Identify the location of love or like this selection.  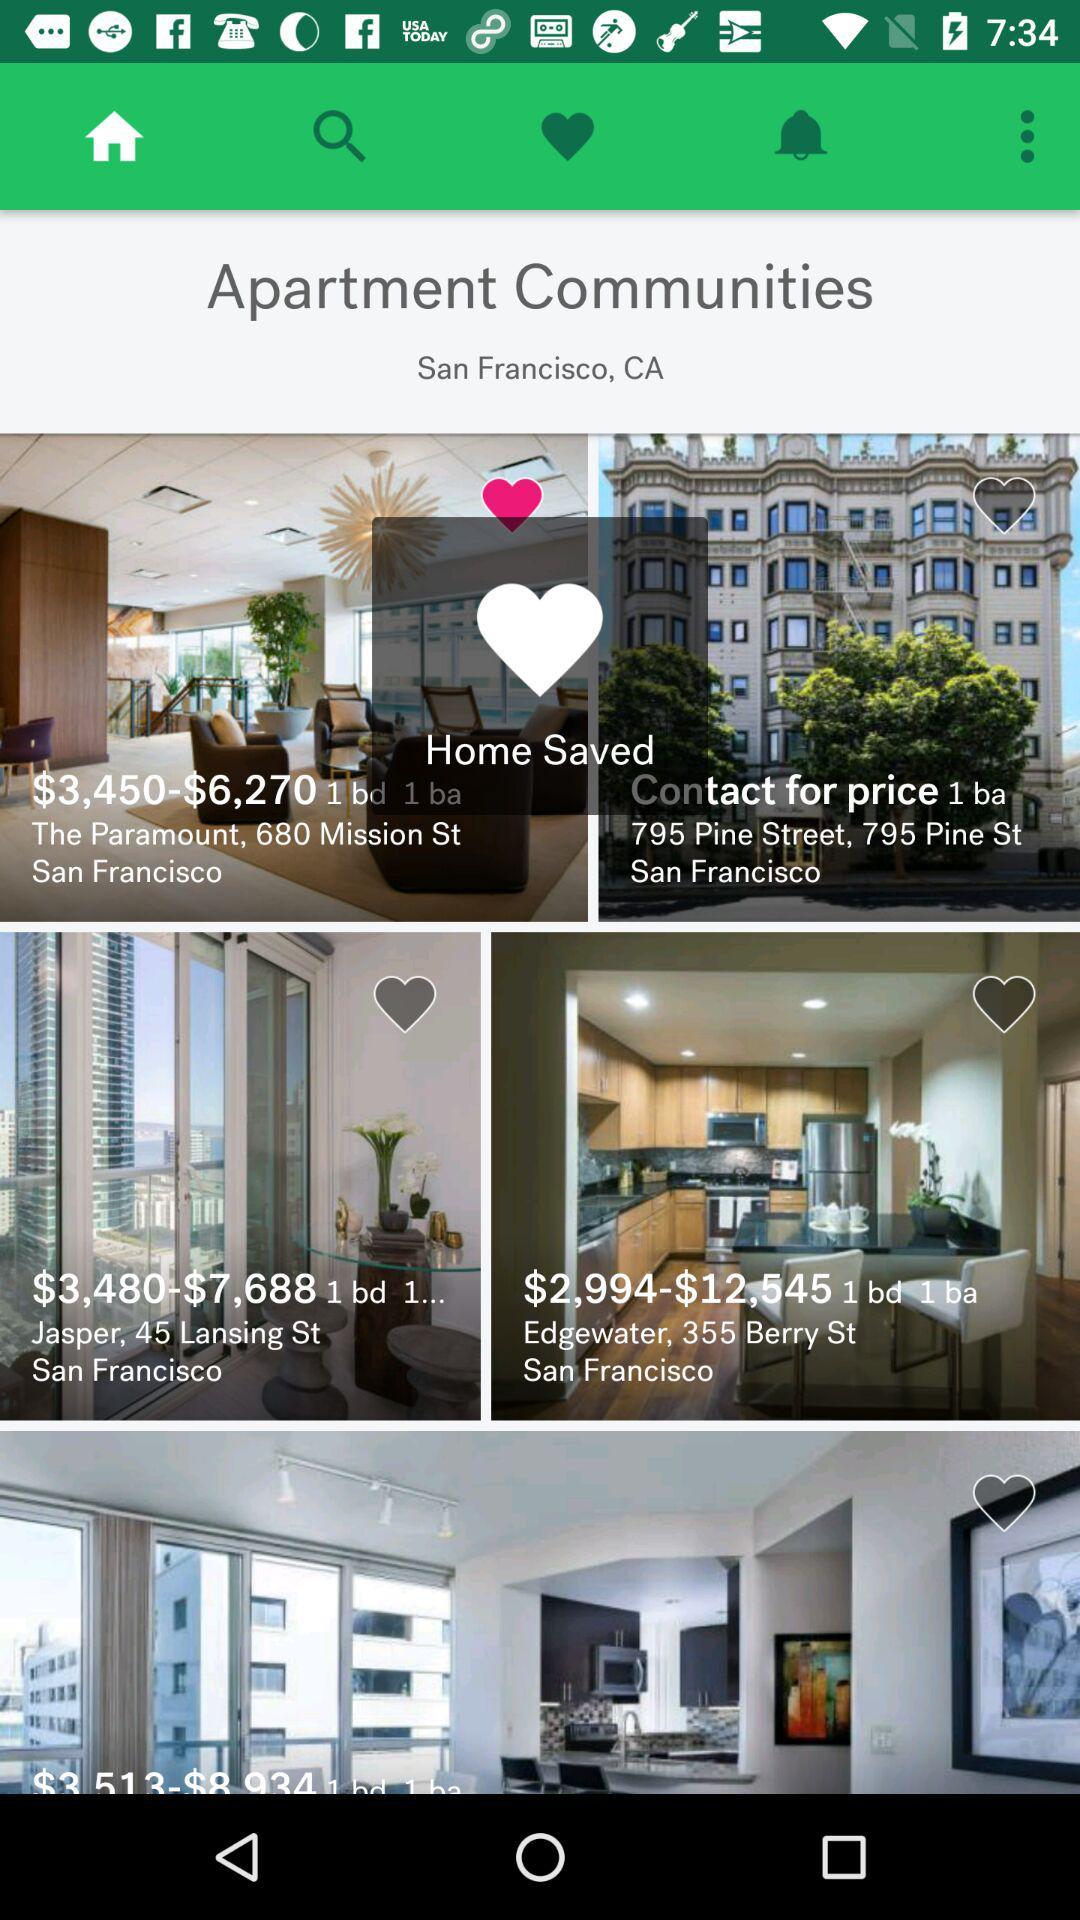
(567, 135).